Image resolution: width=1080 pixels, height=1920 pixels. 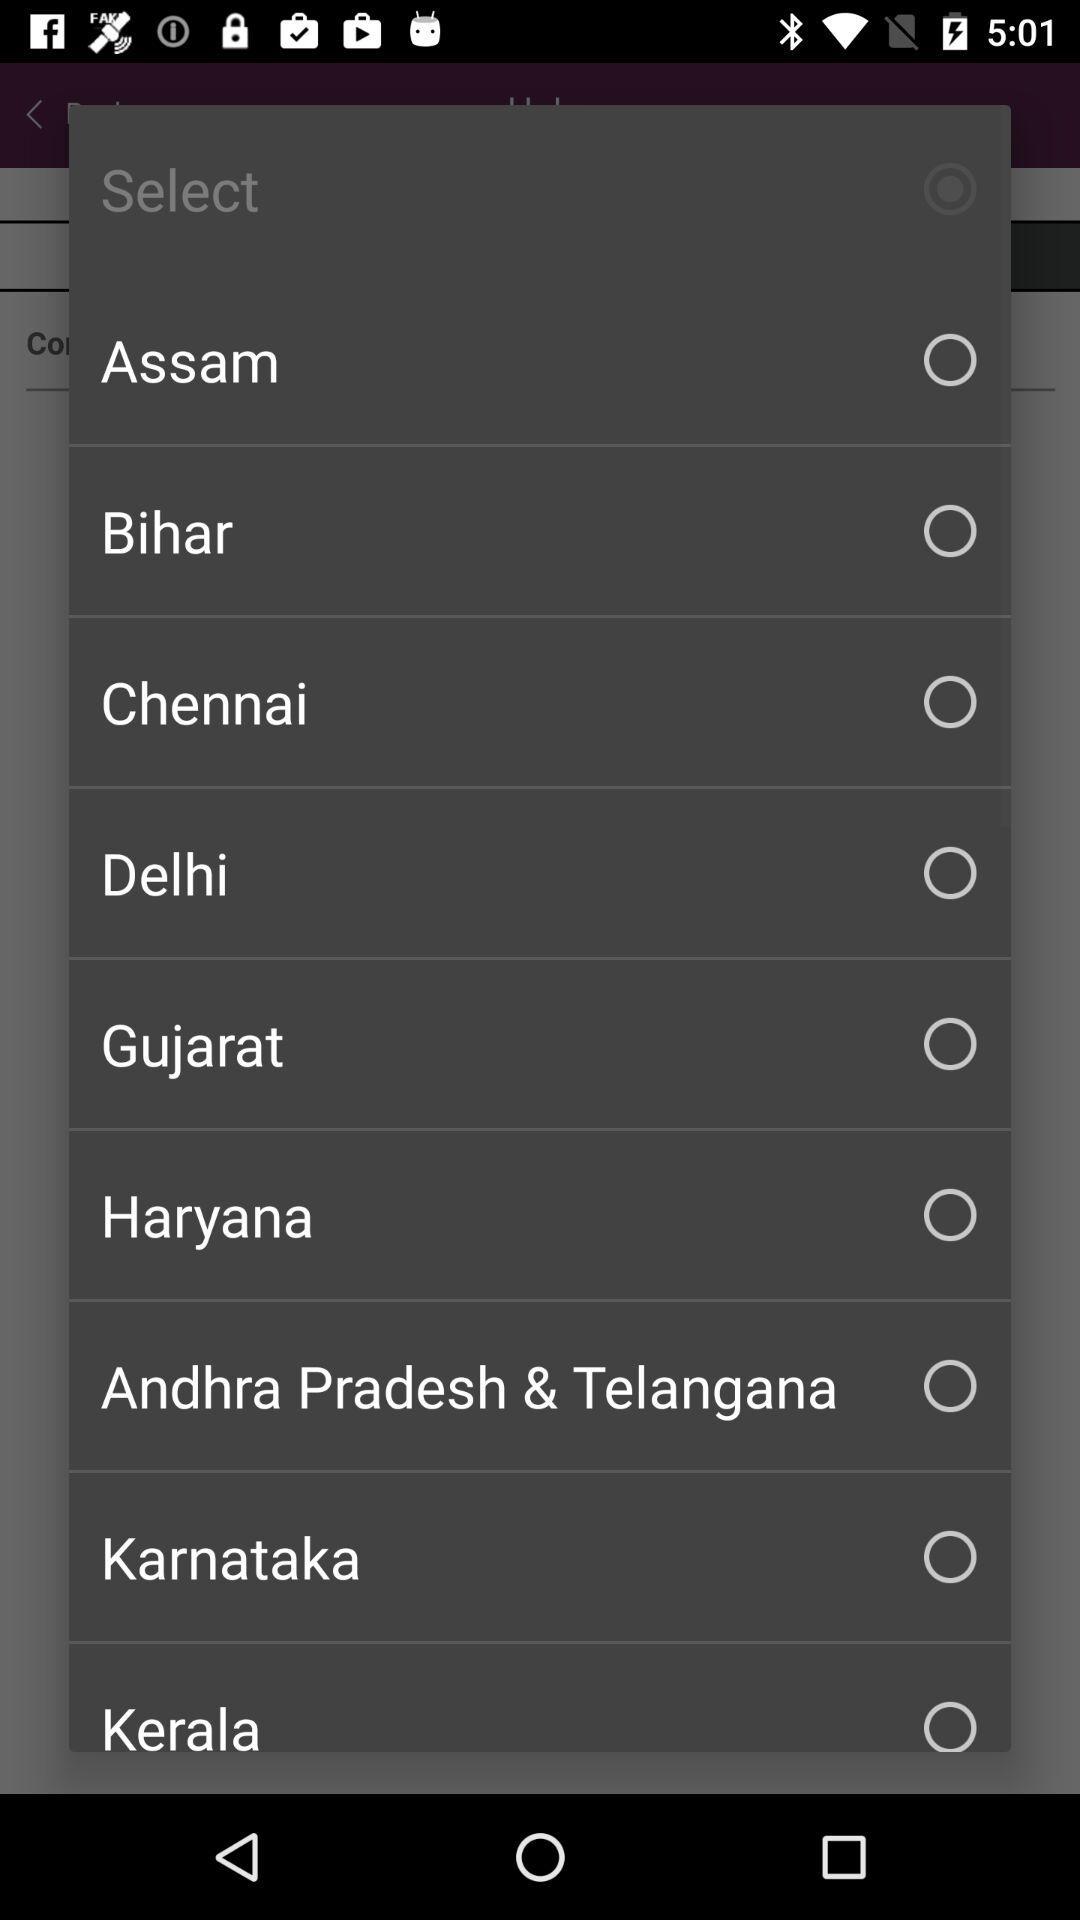 I want to click on the checkbox below andhra pradesh & telangana icon, so click(x=540, y=1555).